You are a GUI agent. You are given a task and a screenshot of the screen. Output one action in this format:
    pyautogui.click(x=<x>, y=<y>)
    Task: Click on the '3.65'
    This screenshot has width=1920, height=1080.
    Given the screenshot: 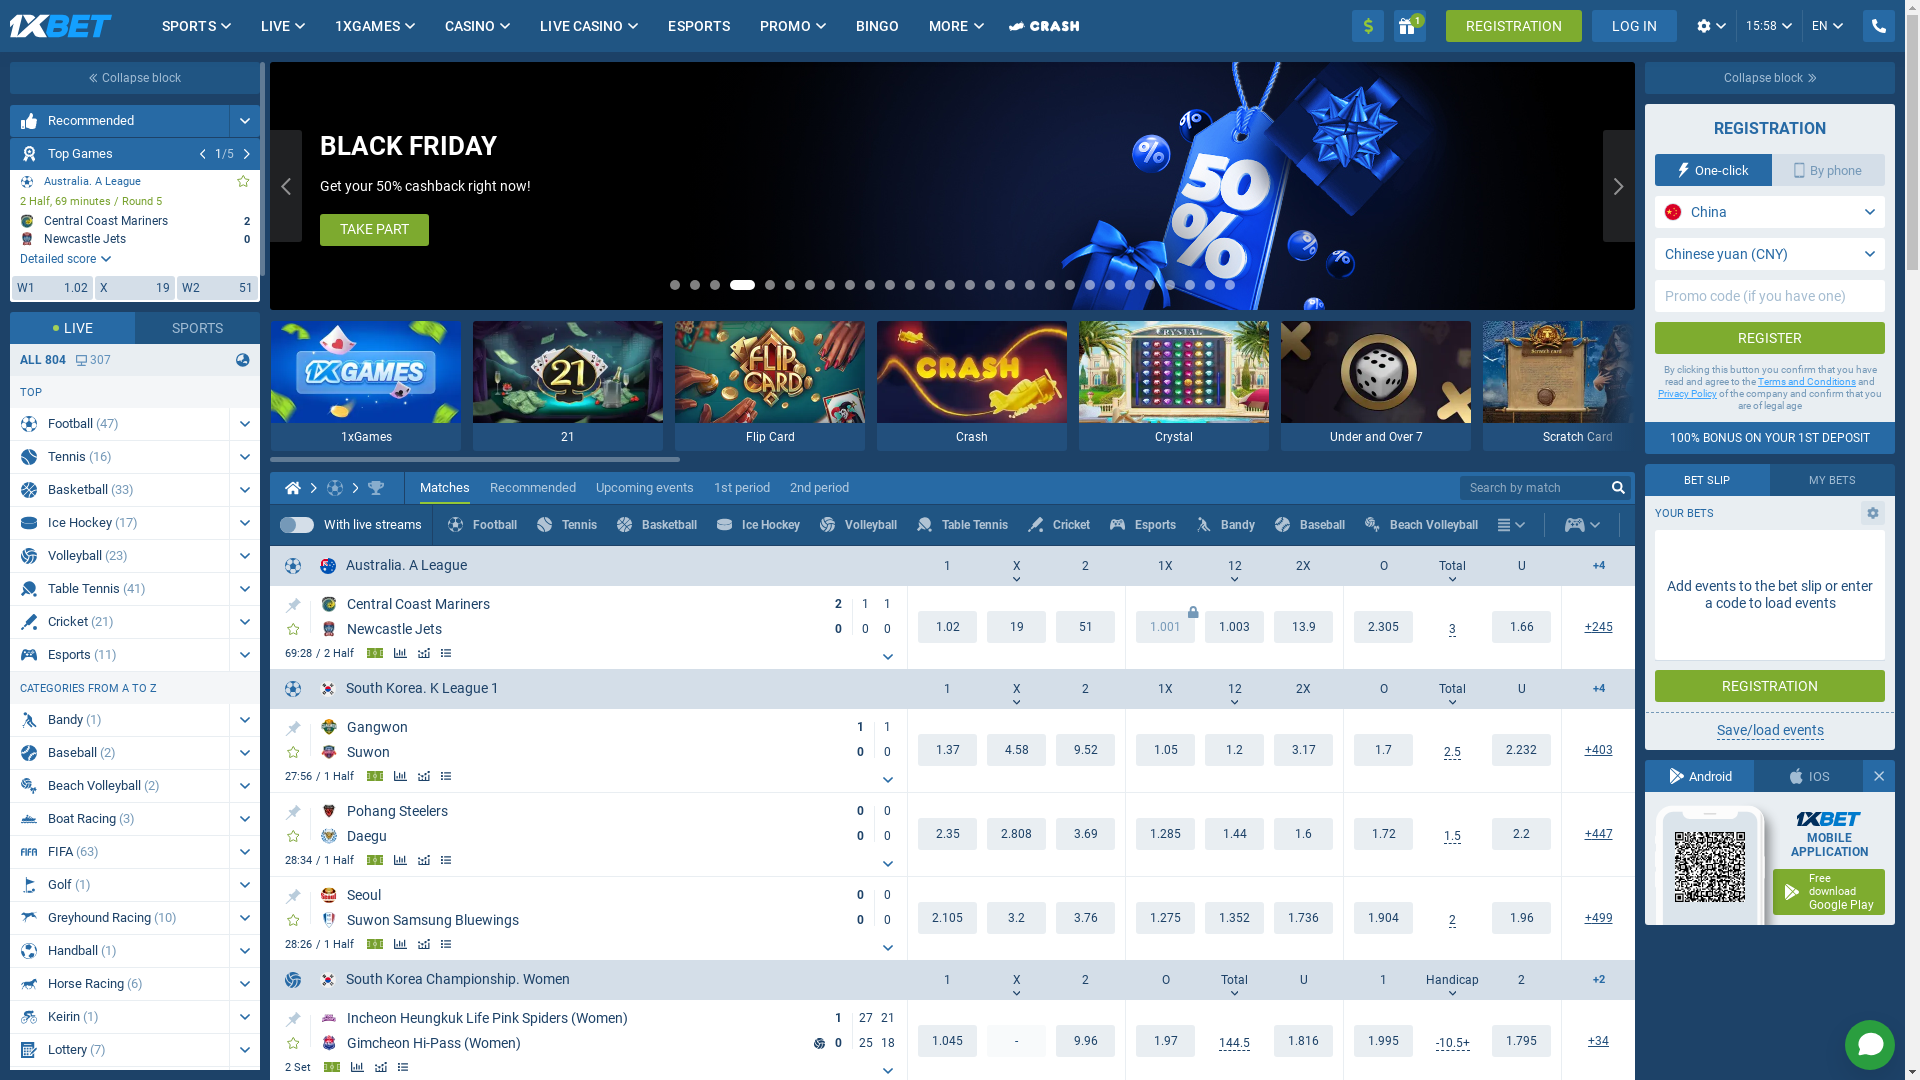 What is the action you would take?
    pyautogui.click(x=1055, y=833)
    